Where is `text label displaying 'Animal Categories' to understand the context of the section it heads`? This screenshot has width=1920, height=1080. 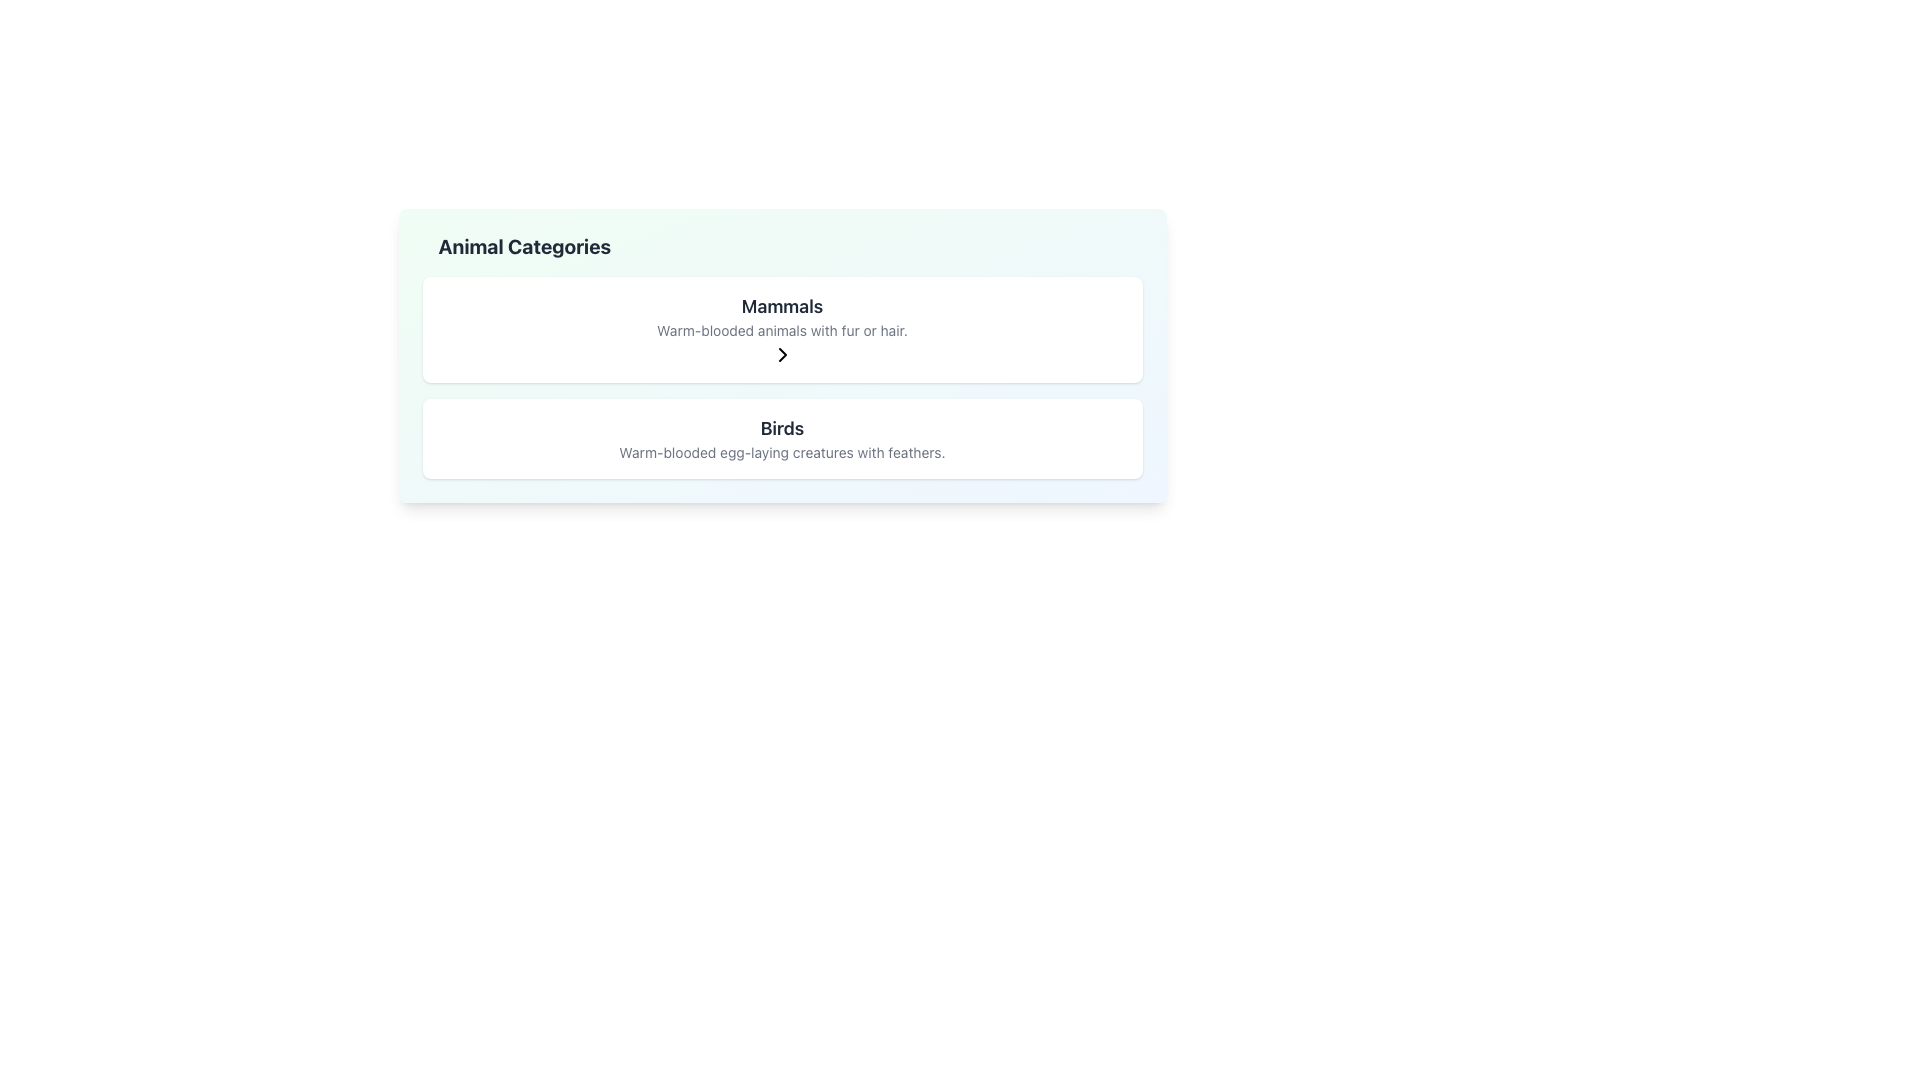
text label displaying 'Animal Categories' to understand the context of the section it heads is located at coordinates (524, 245).